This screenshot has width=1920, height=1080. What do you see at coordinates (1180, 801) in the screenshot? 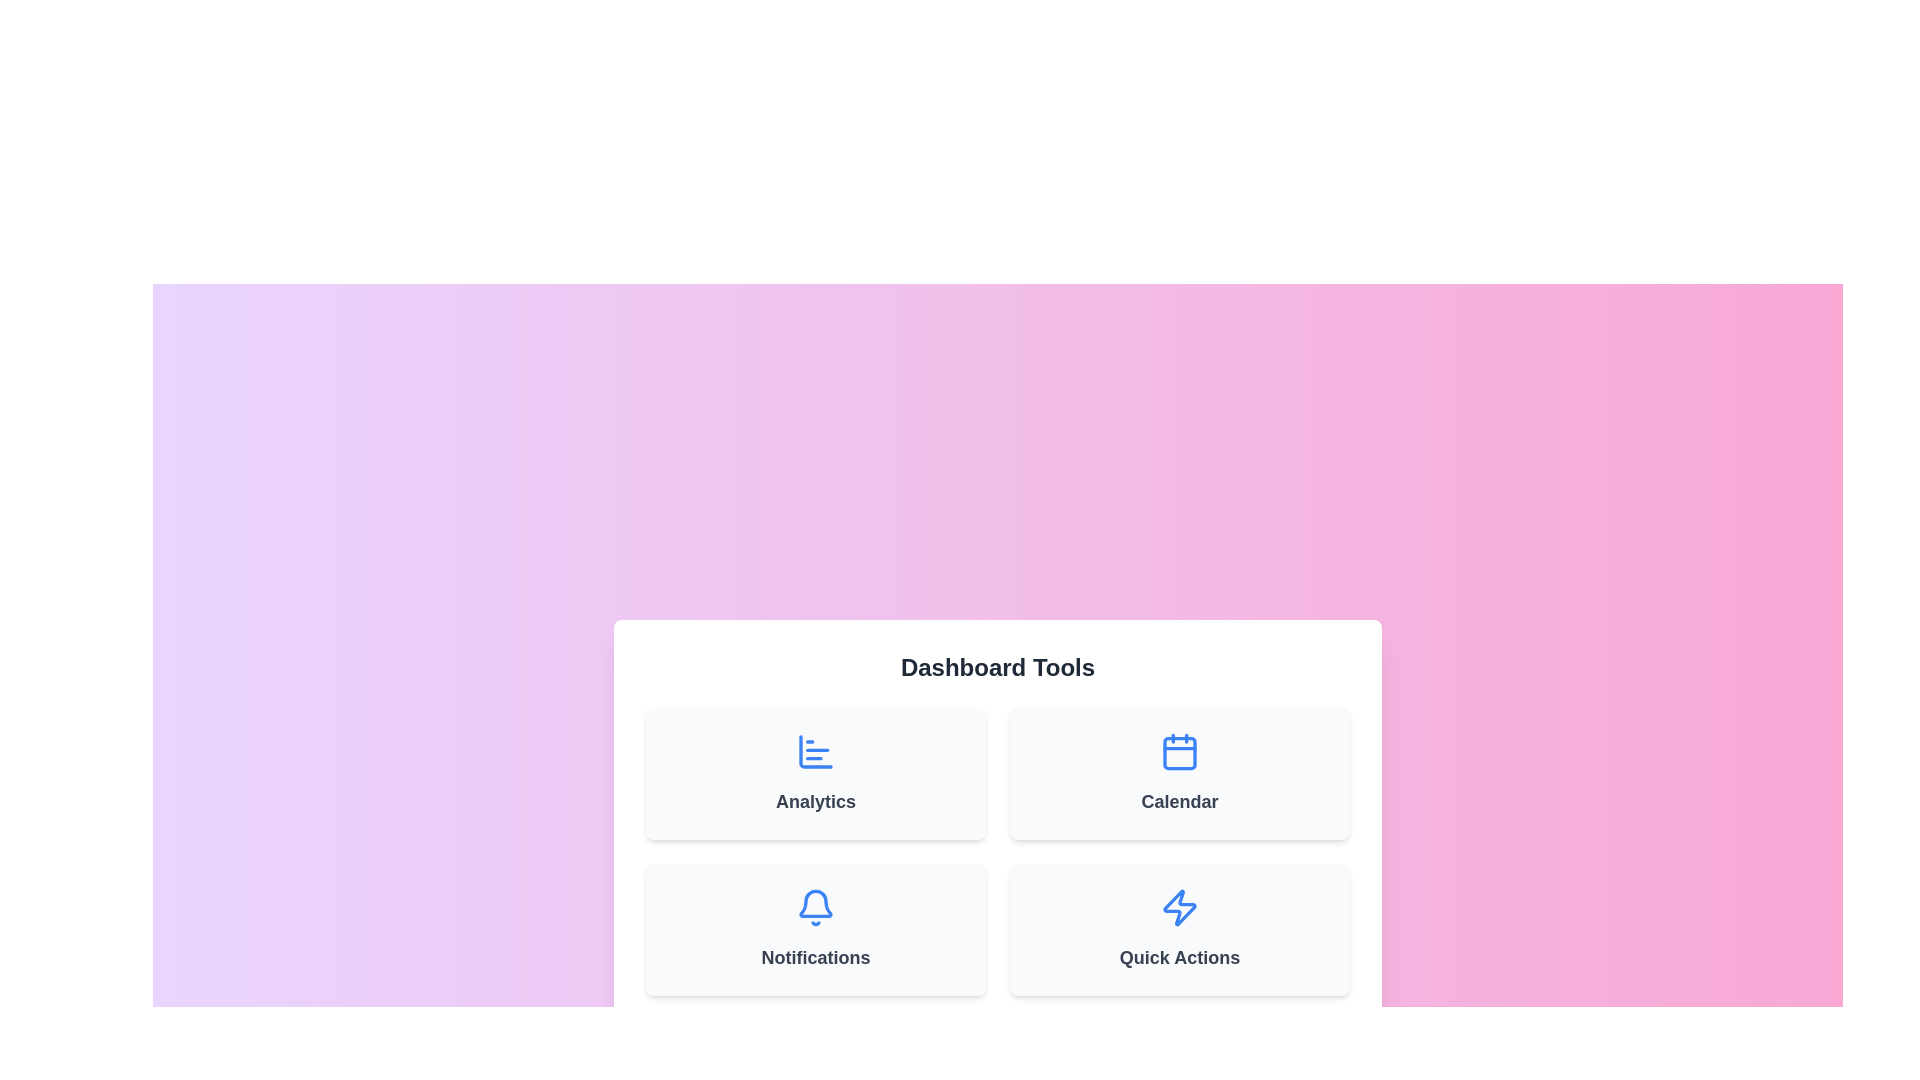
I see `text label 'Calendar' which is styled in bold and dark gray, located in the upper-right card of the dashboard tools` at bounding box center [1180, 801].